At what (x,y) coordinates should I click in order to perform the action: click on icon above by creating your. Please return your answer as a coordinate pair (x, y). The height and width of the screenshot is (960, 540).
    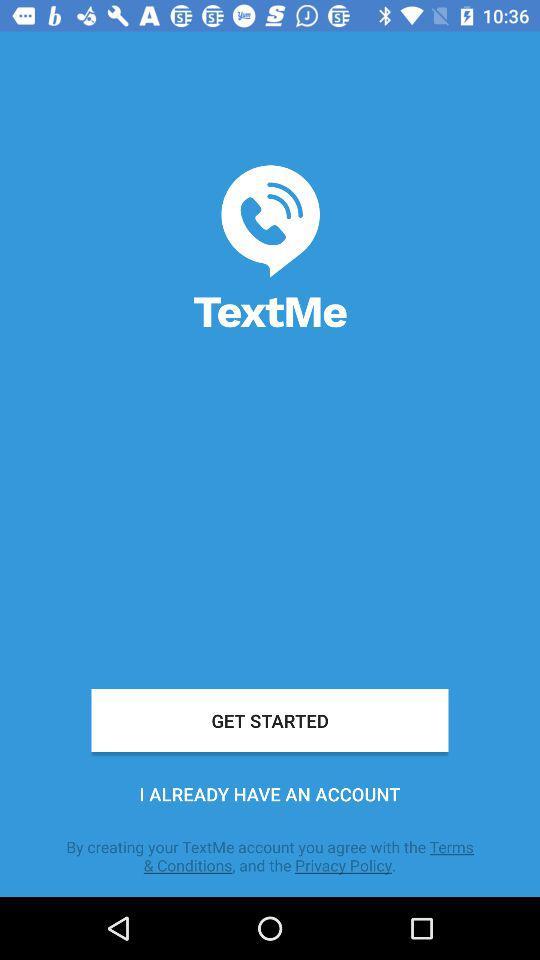
    Looking at the image, I should click on (270, 794).